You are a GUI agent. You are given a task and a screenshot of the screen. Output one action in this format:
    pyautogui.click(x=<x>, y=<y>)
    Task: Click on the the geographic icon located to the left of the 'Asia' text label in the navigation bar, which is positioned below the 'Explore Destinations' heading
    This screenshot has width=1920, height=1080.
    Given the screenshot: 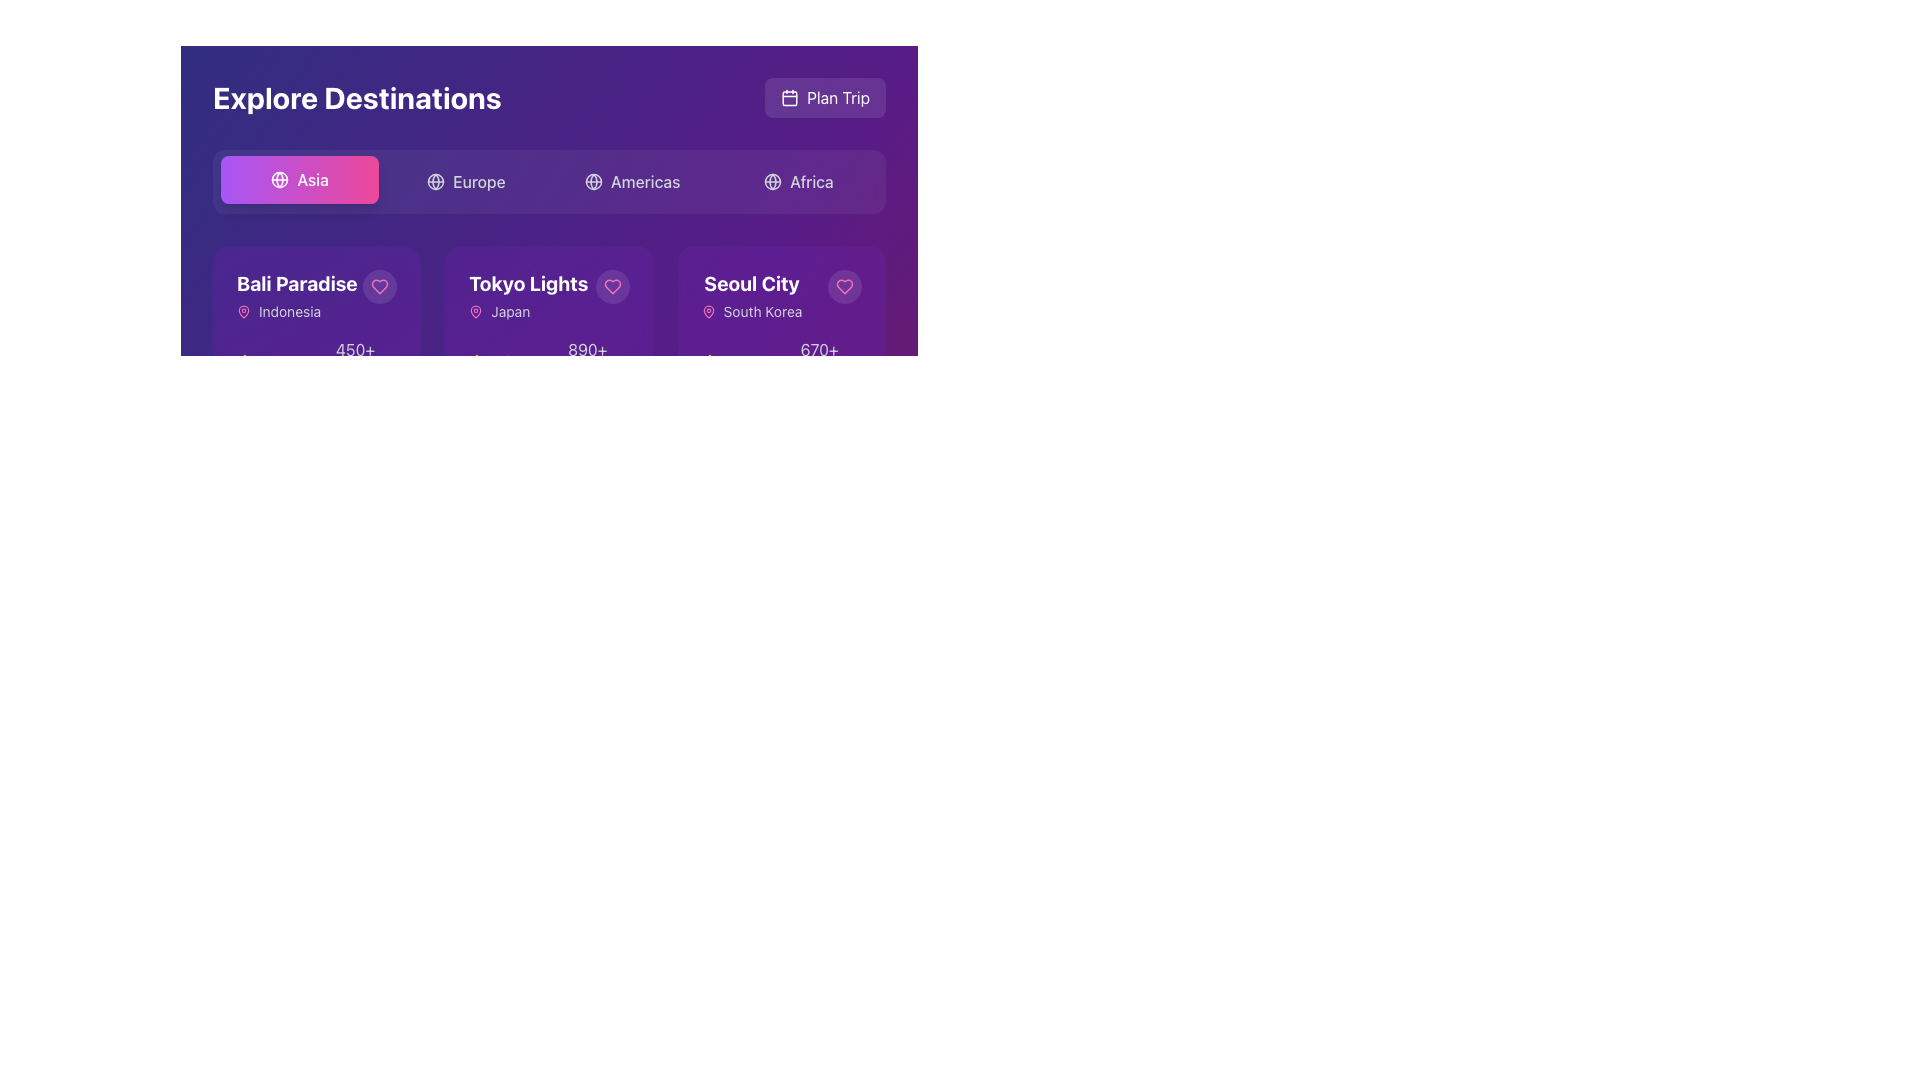 What is the action you would take?
    pyautogui.click(x=279, y=180)
    